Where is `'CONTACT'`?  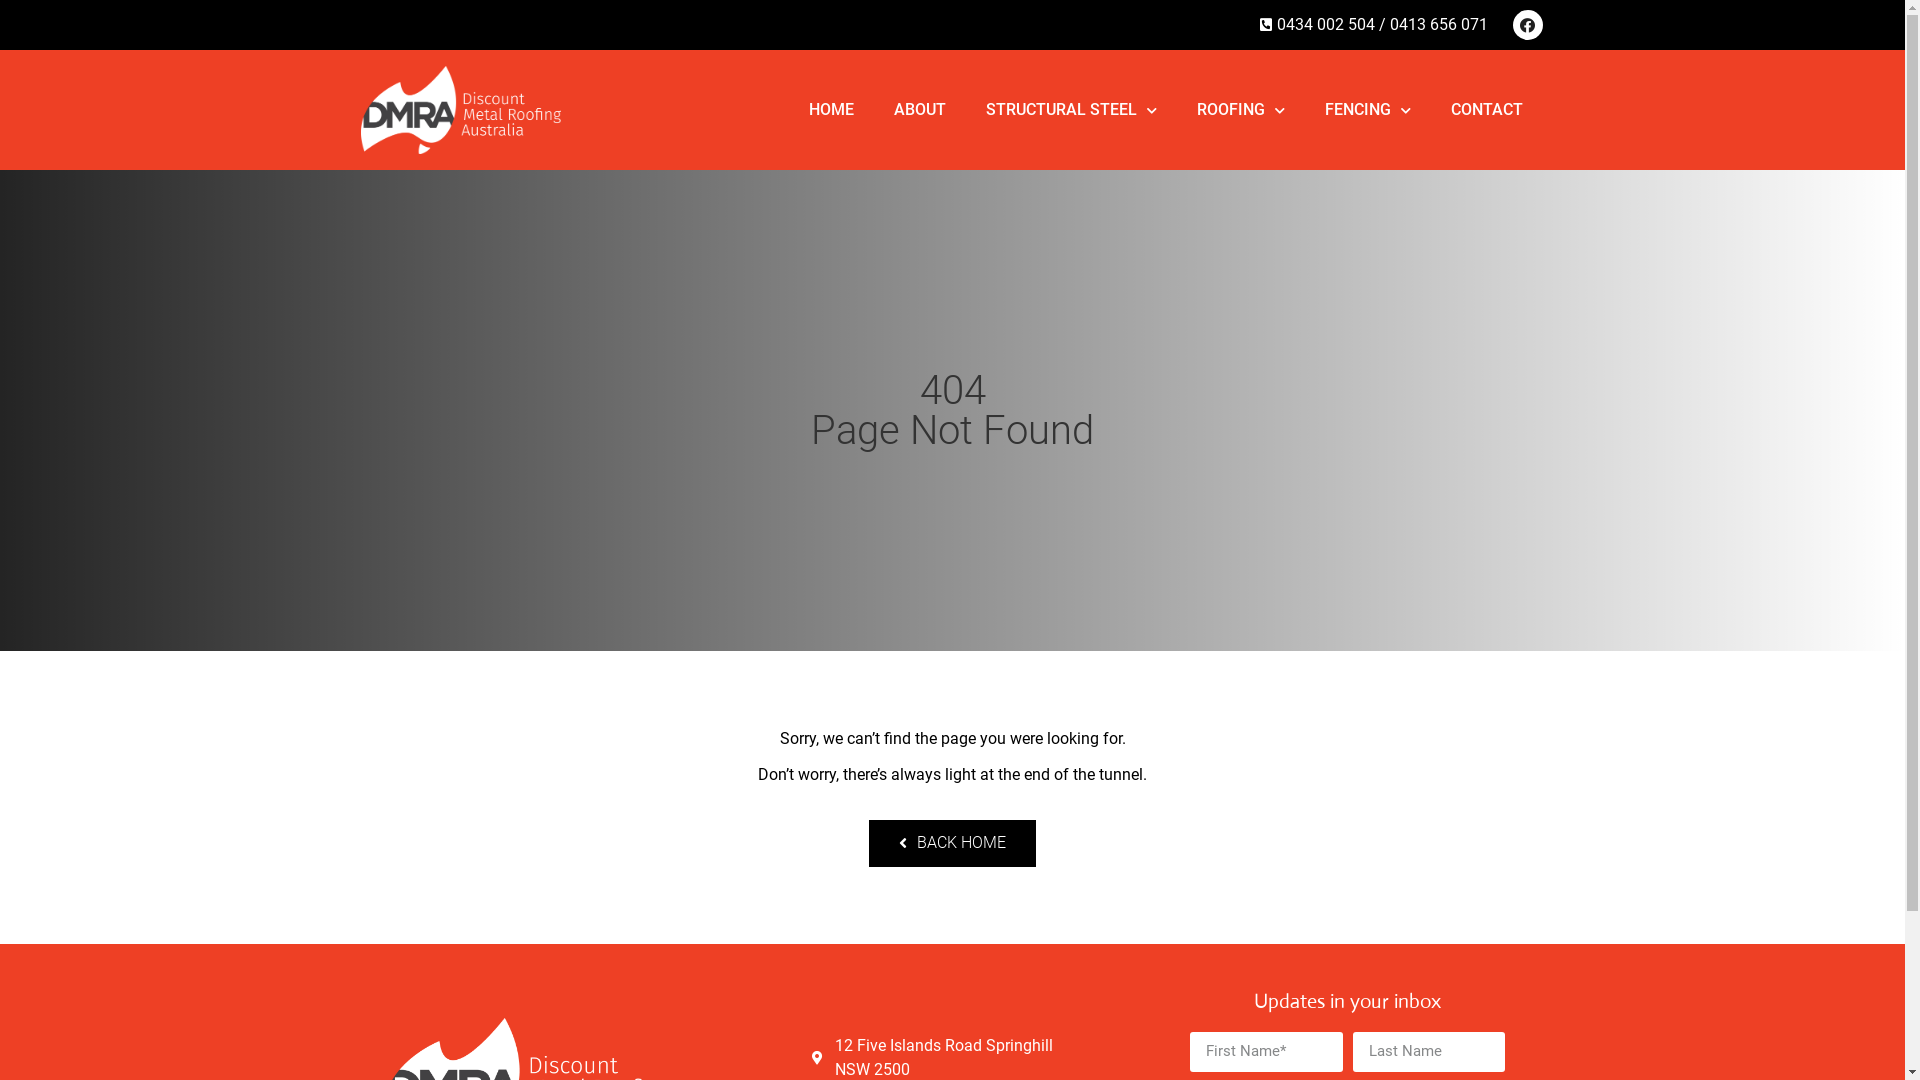
'CONTACT' is located at coordinates (1486, 110).